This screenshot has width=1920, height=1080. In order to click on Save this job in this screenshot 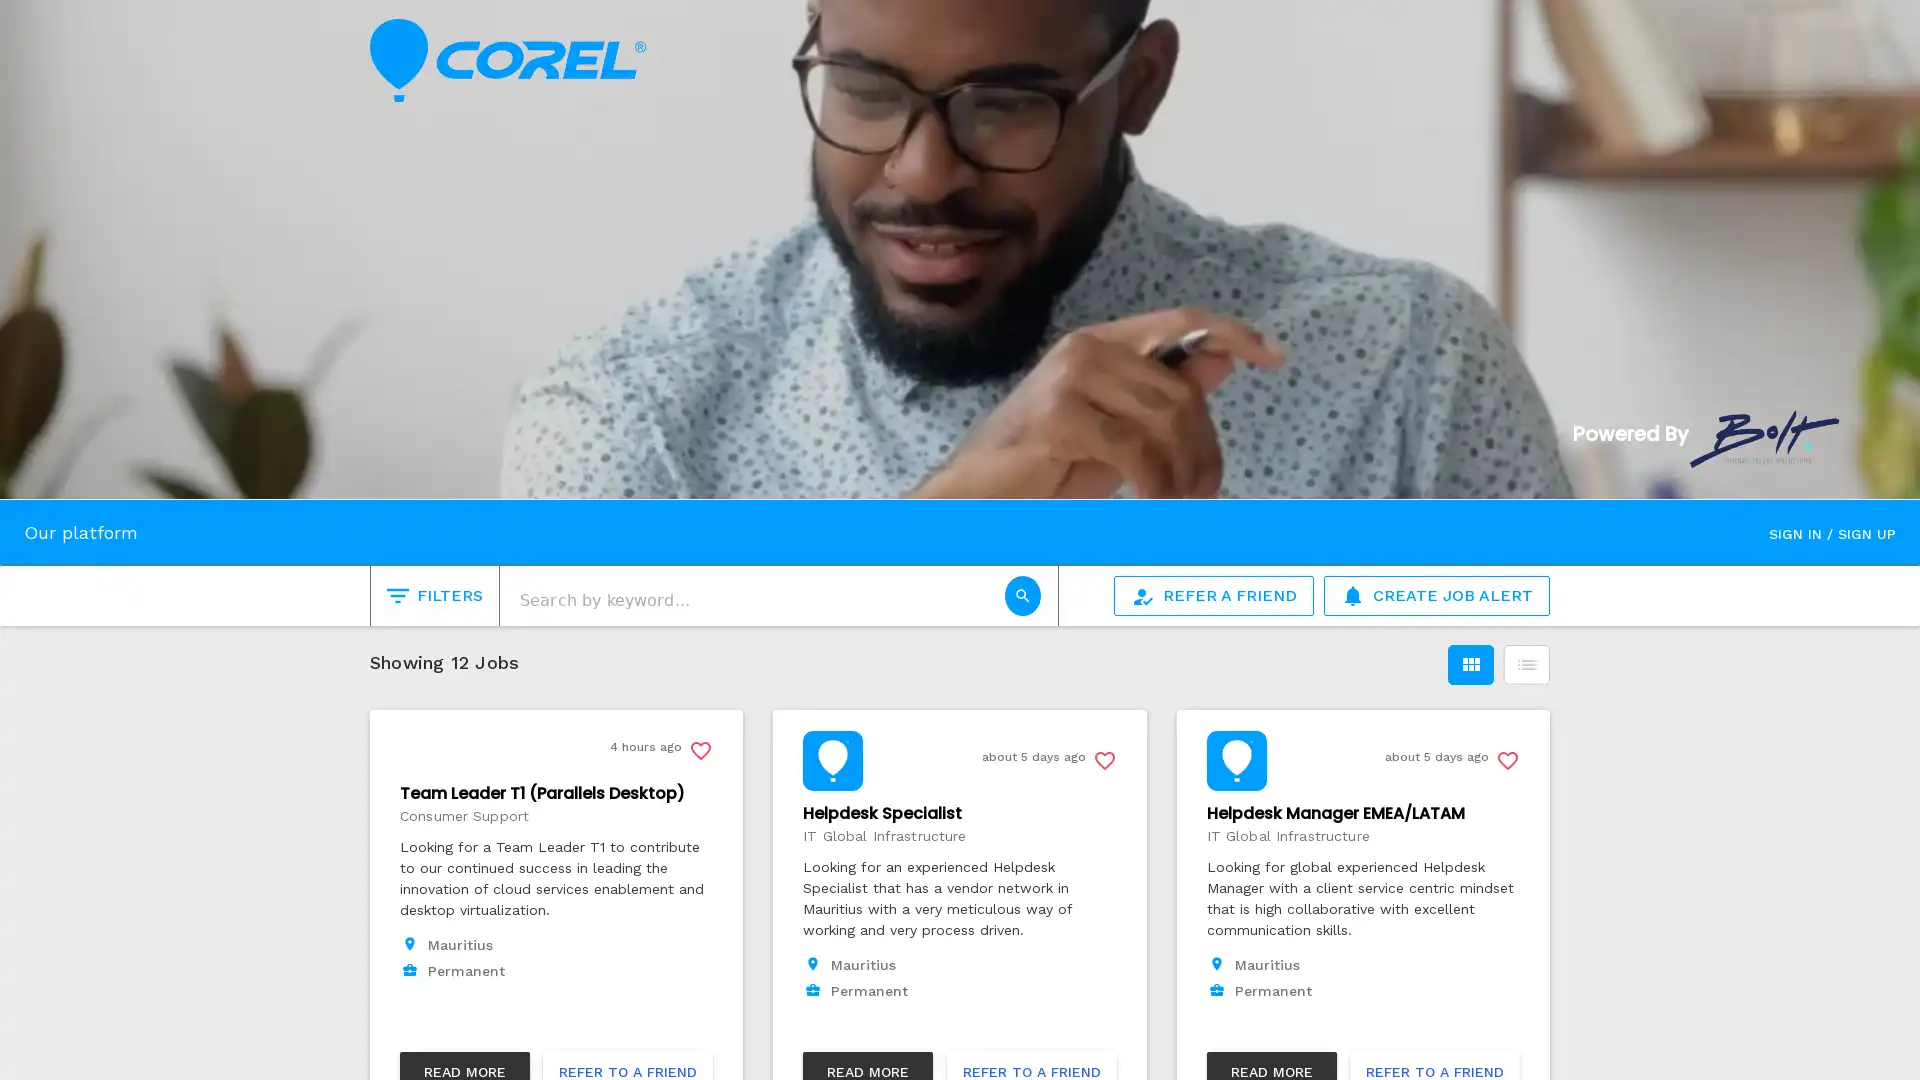, I will do `click(1511, 760)`.